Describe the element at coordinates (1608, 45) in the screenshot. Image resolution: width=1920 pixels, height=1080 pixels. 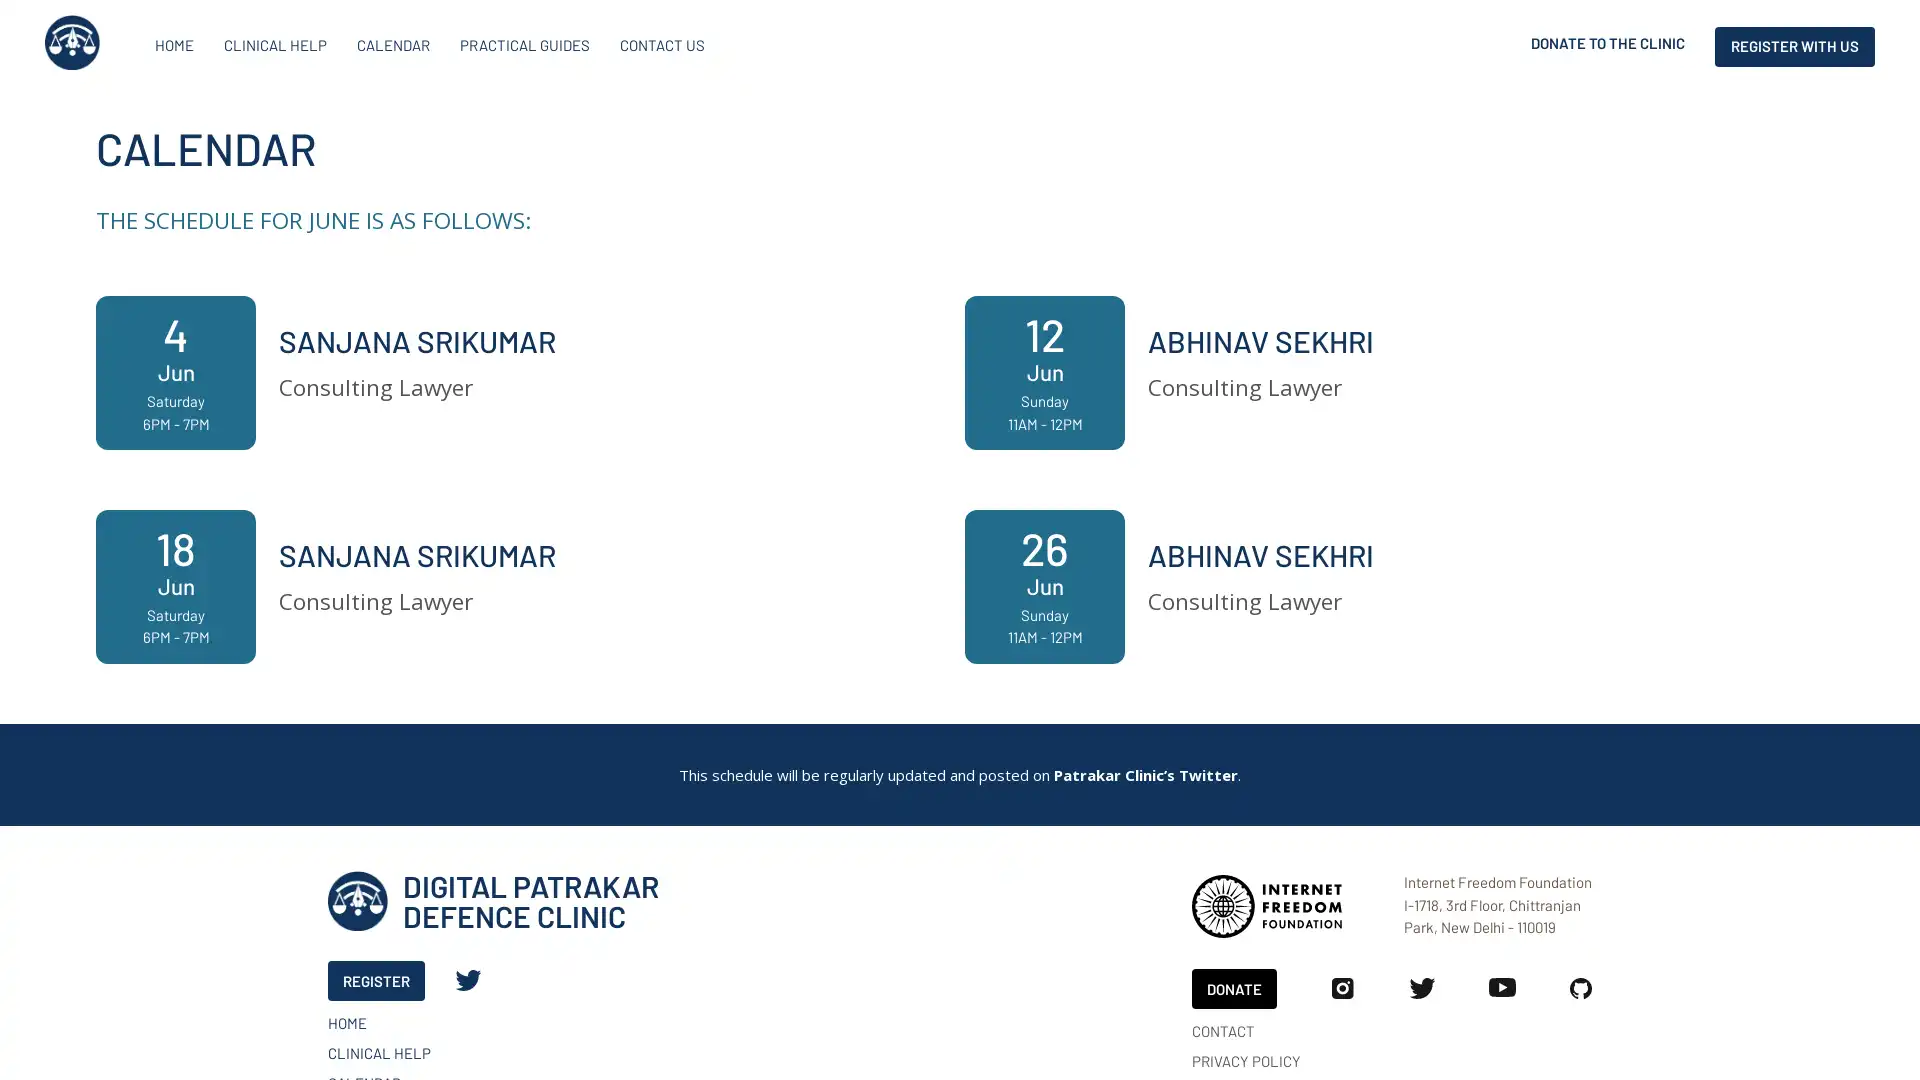
I see `DONATE TO THE CLINIC` at that location.